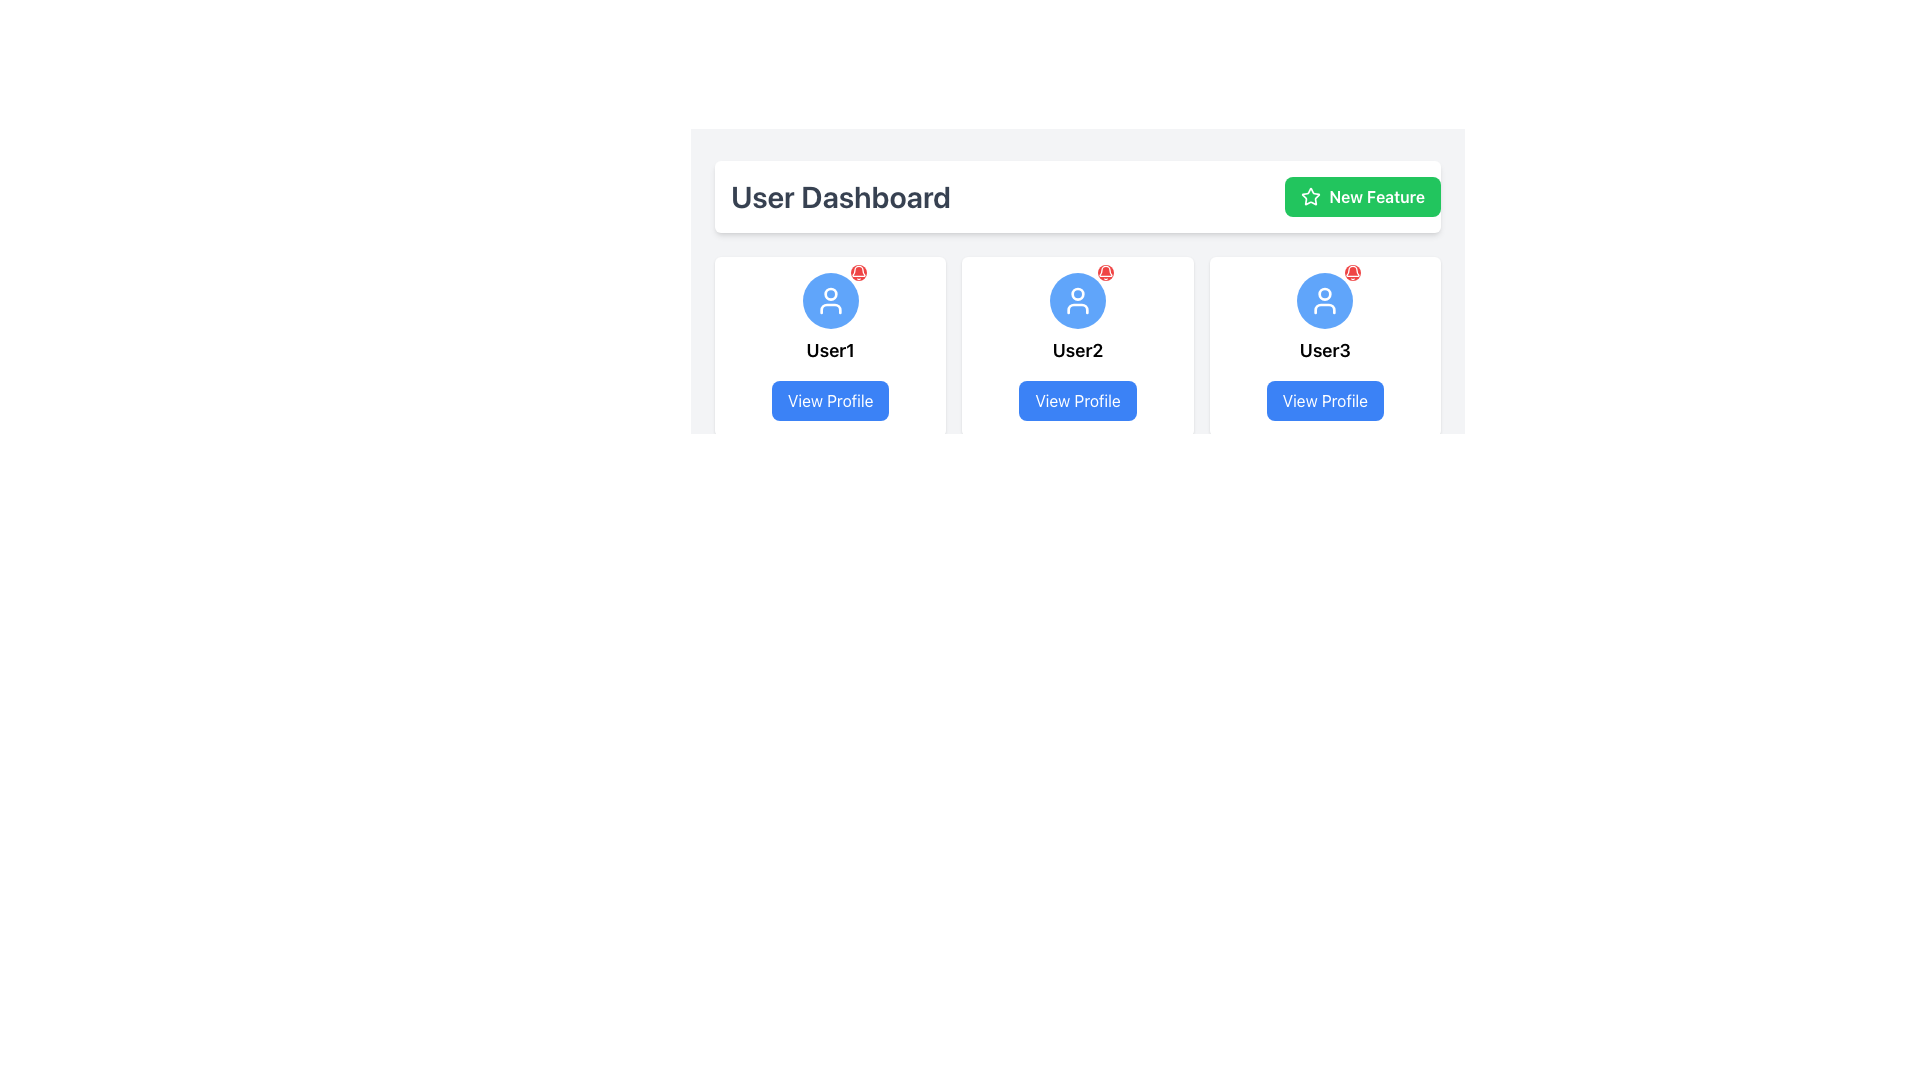  I want to click on the text label displaying 'User1', which is centrally located below the avatar icon and above the 'View Profile' button in the user card, so click(830, 350).